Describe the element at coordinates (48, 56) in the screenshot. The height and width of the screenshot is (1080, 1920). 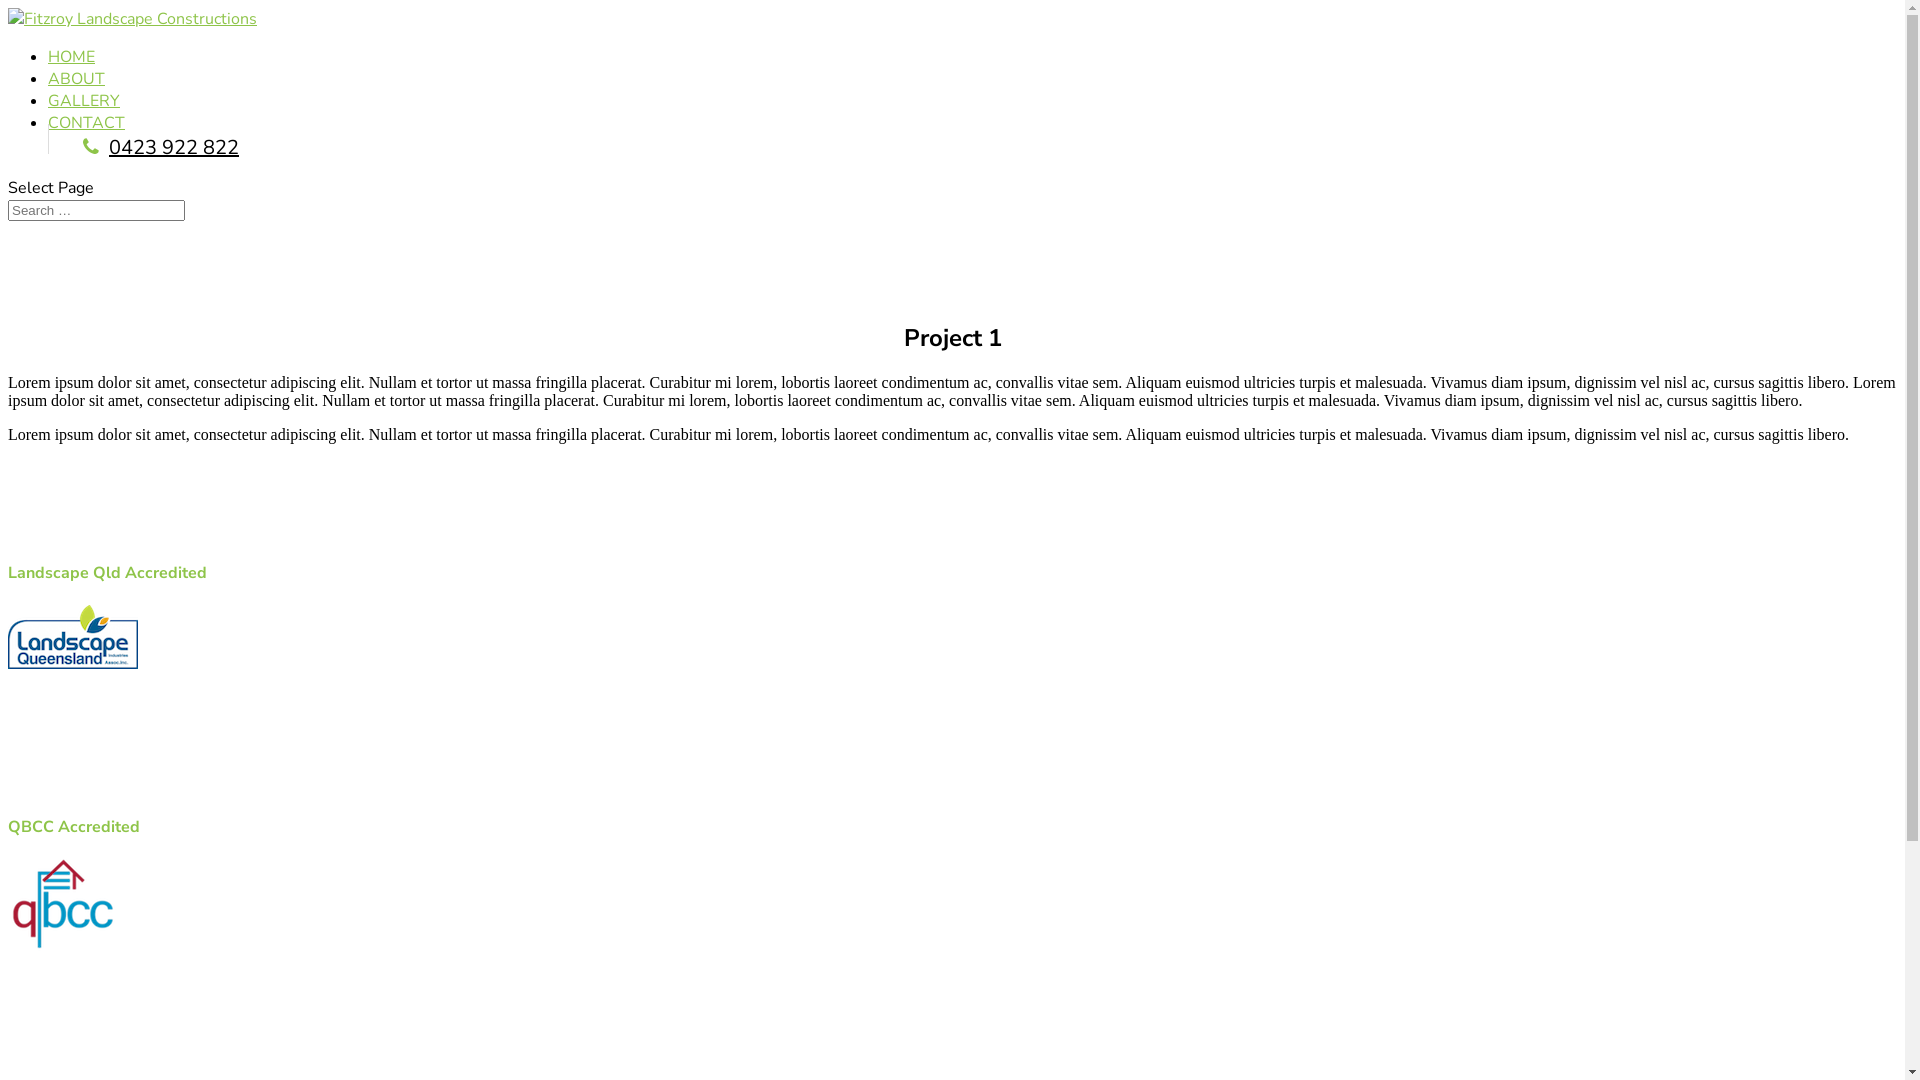
I see `'HOME'` at that location.